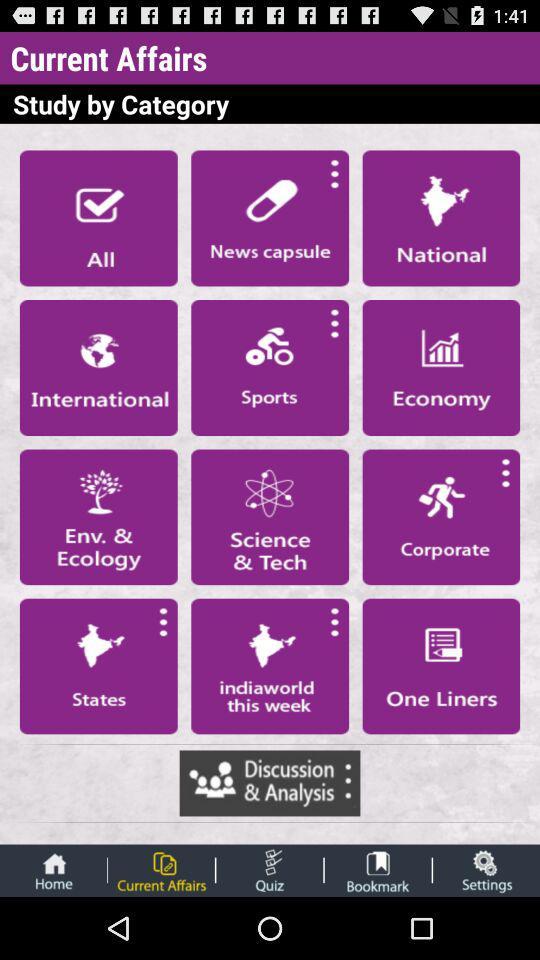  What do you see at coordinates (270, 516) in the screenshot?
I see `explore catagory` at bounding box center [270, 516].